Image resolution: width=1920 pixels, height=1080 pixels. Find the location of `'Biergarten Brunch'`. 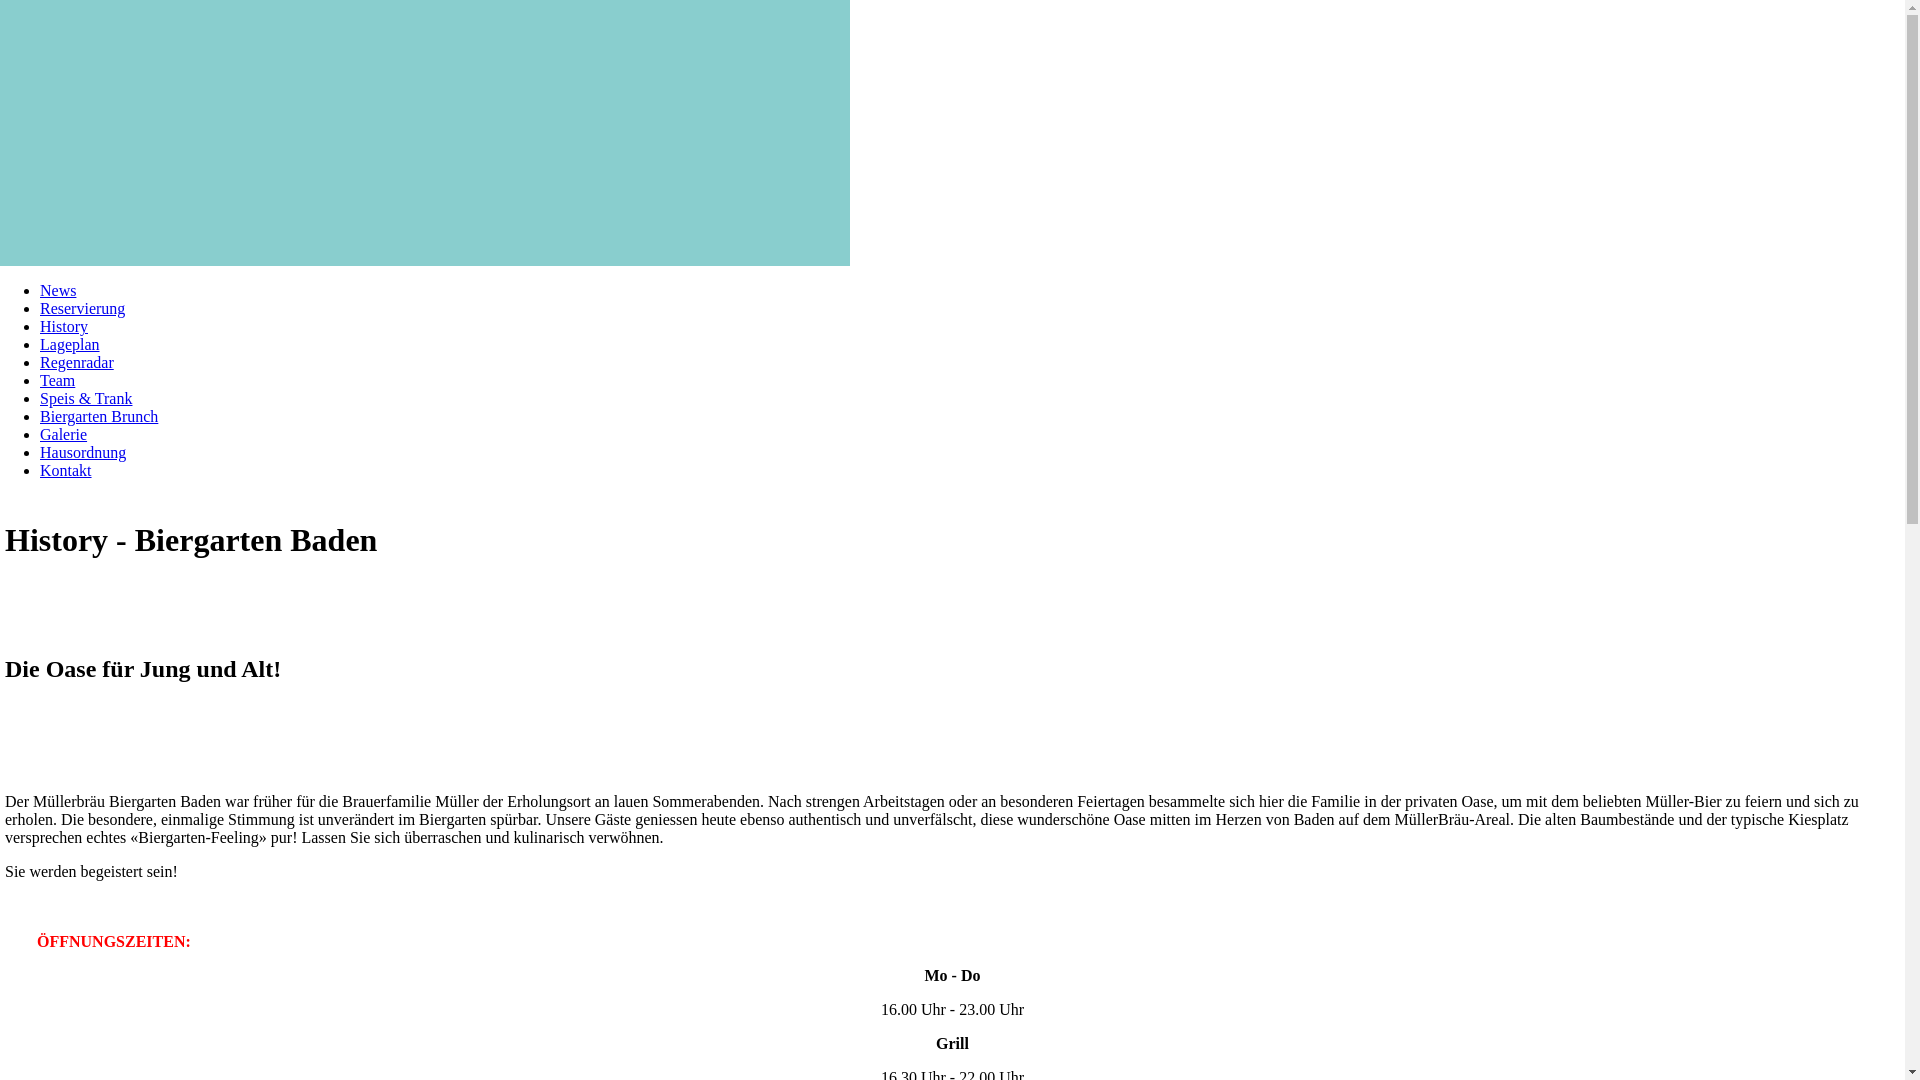

'Biergarten Brunch' is located at coordinates (39, 415).